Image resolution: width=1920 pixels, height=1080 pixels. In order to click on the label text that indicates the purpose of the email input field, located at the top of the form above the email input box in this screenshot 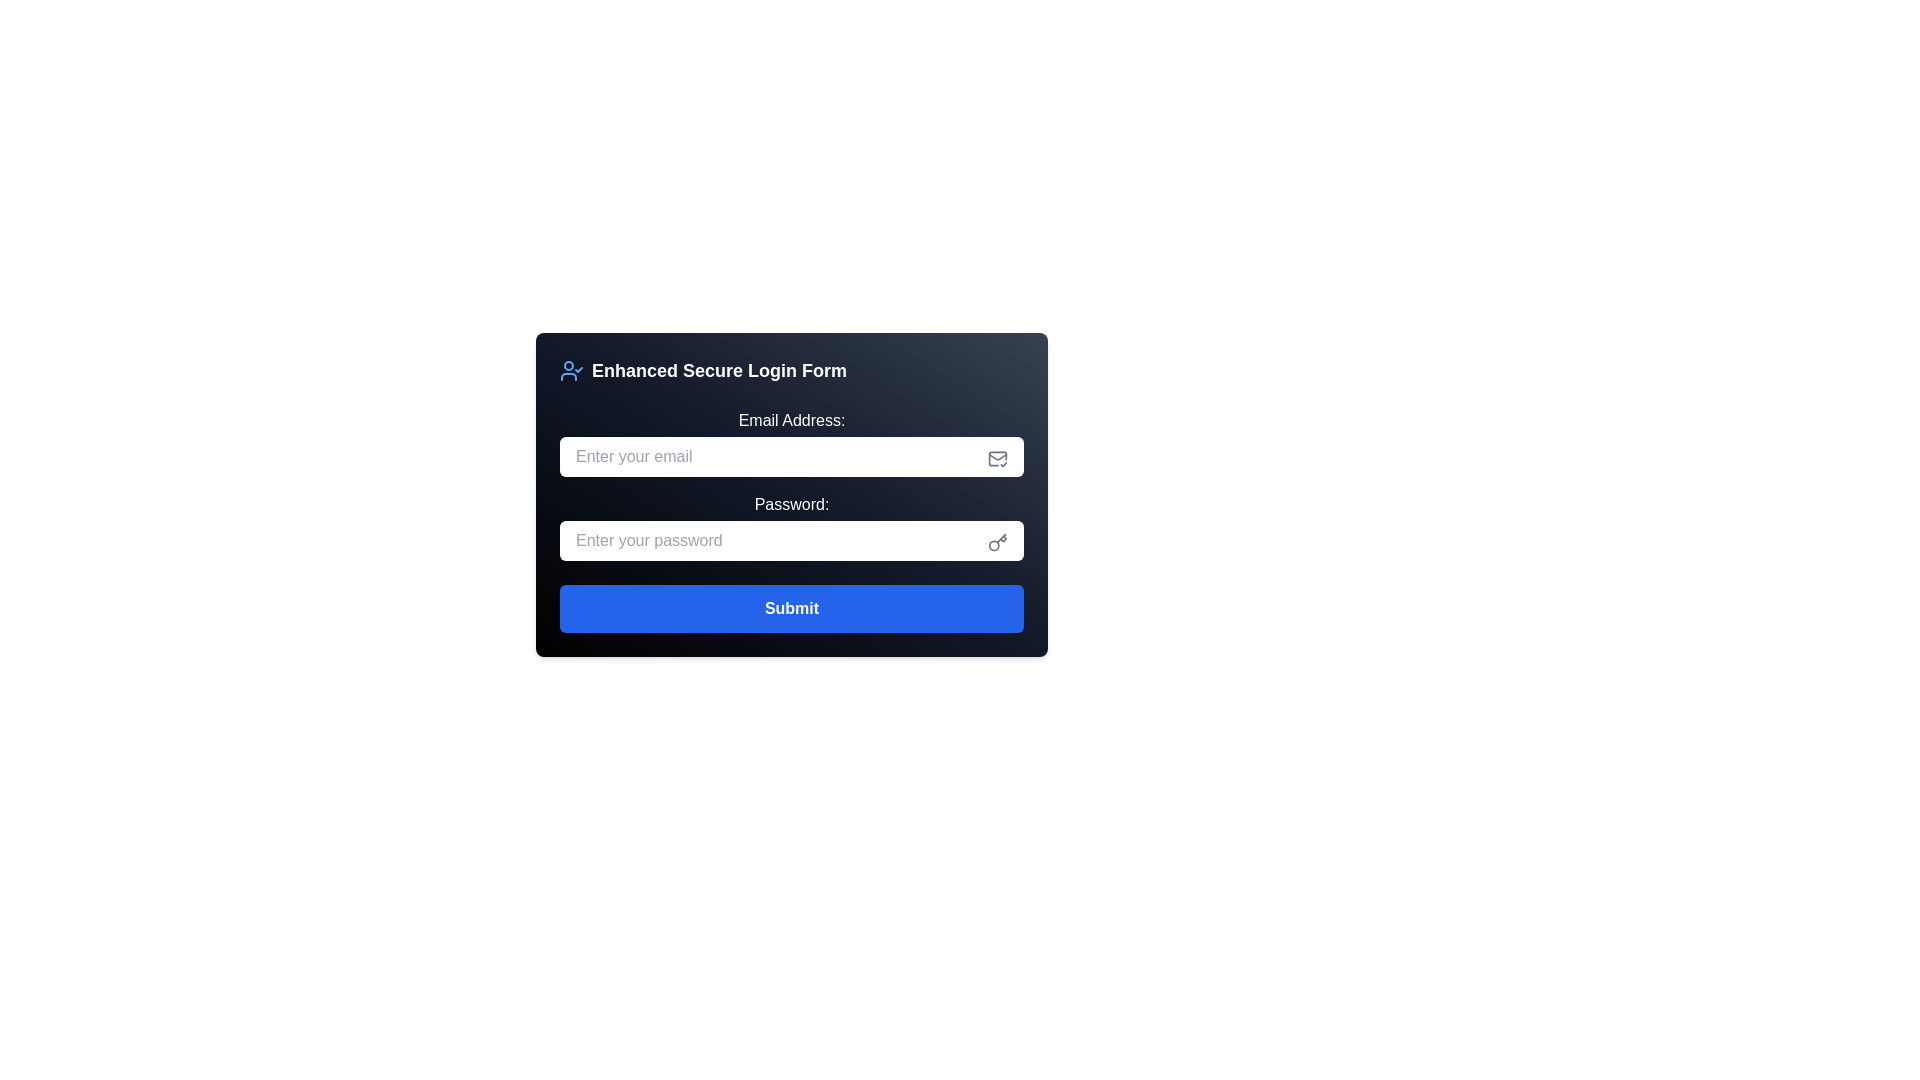, I will do `click(791, 419)`.